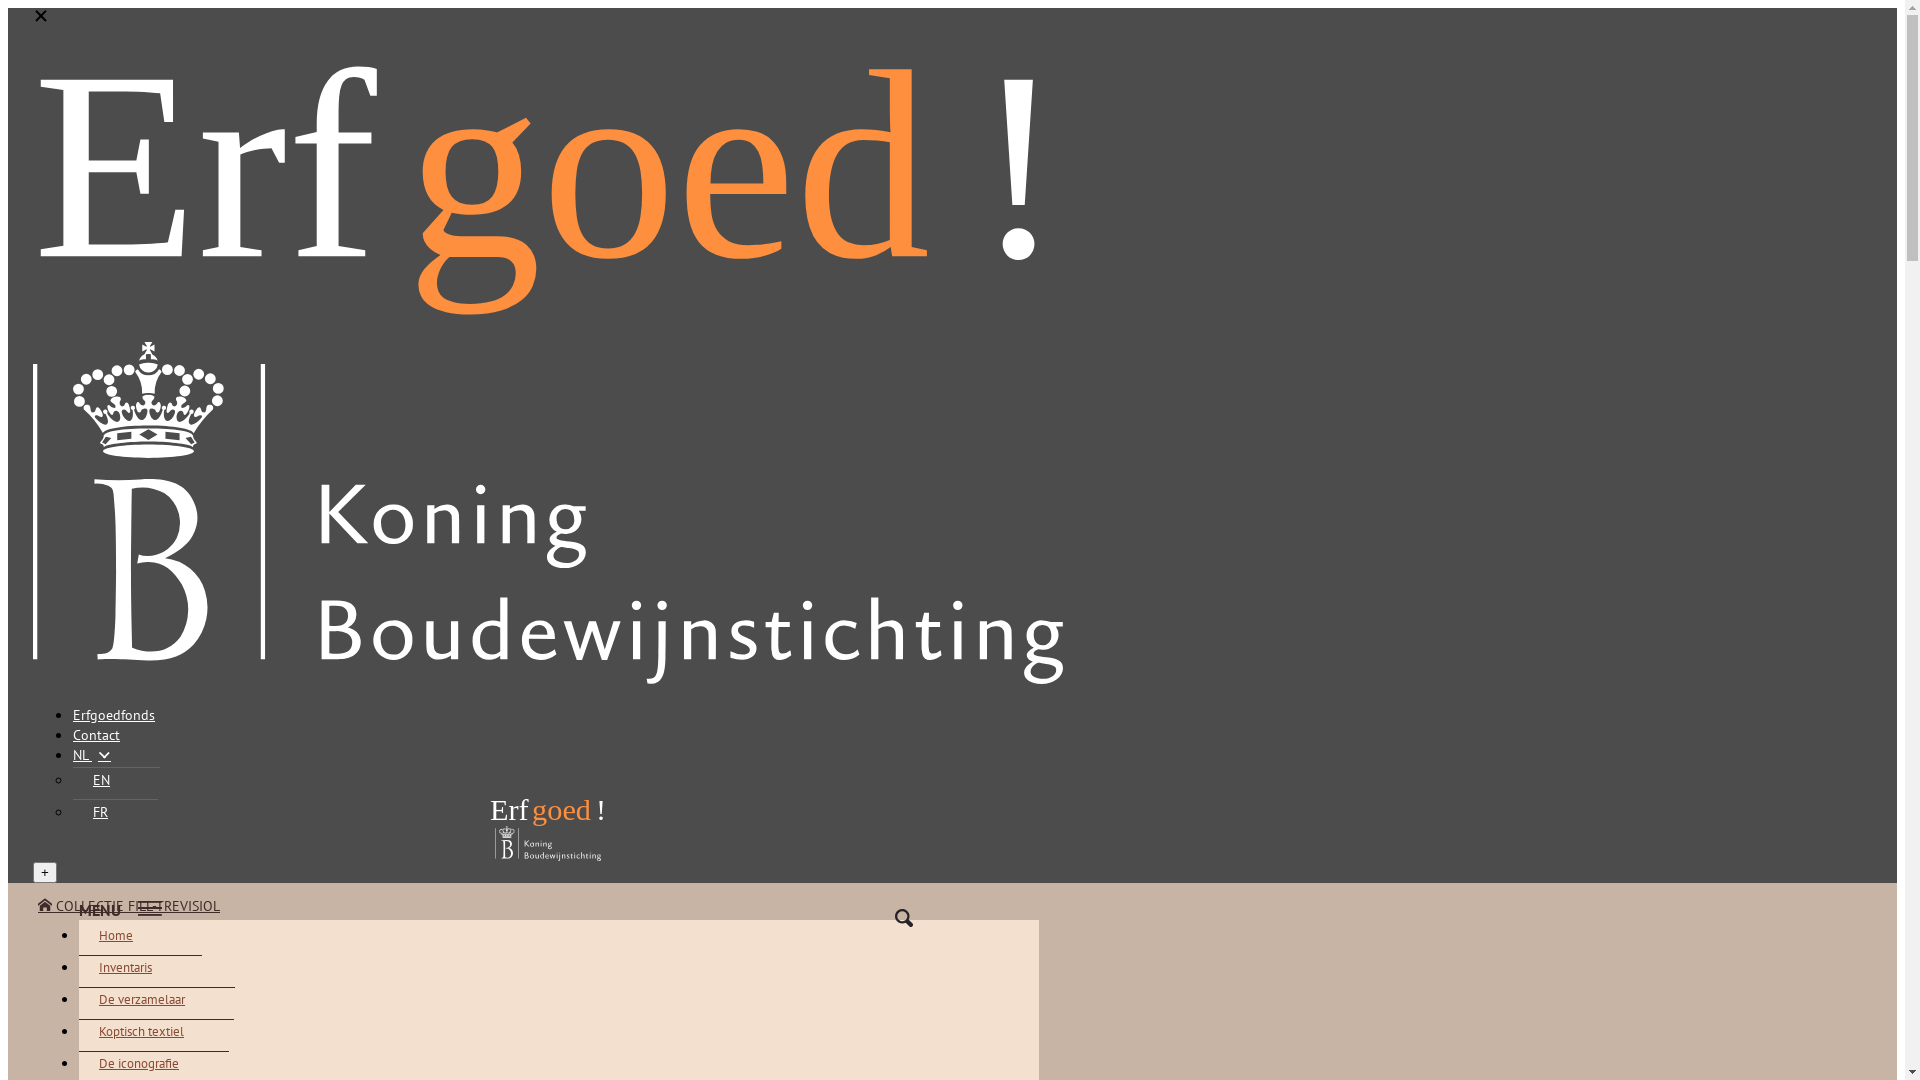  I want to click on '+', so click(44, 871).